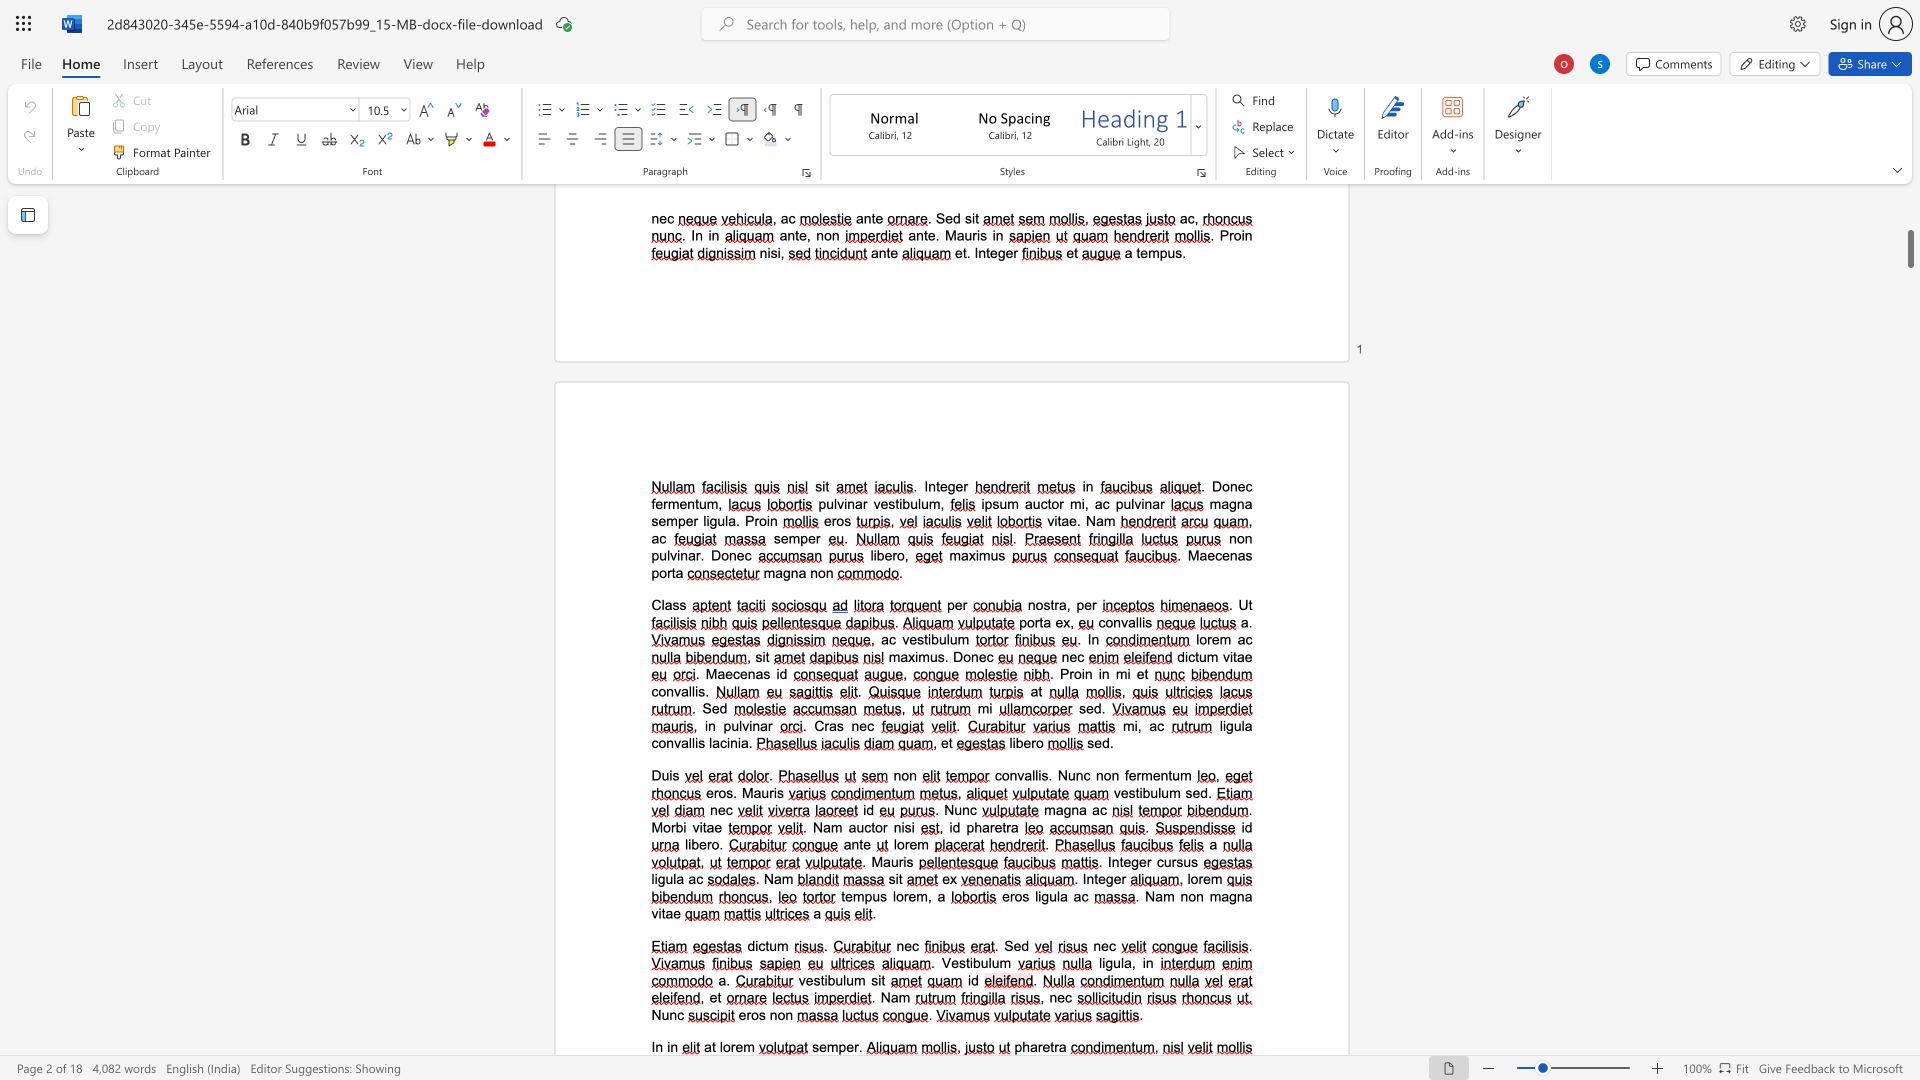 The width and height of the screenshot is (1920, 1080). Describe the element at coordinates (1058, 1046) in the screenshot. I see `the space between the continuous character "r" and "a" in the text` at that location.